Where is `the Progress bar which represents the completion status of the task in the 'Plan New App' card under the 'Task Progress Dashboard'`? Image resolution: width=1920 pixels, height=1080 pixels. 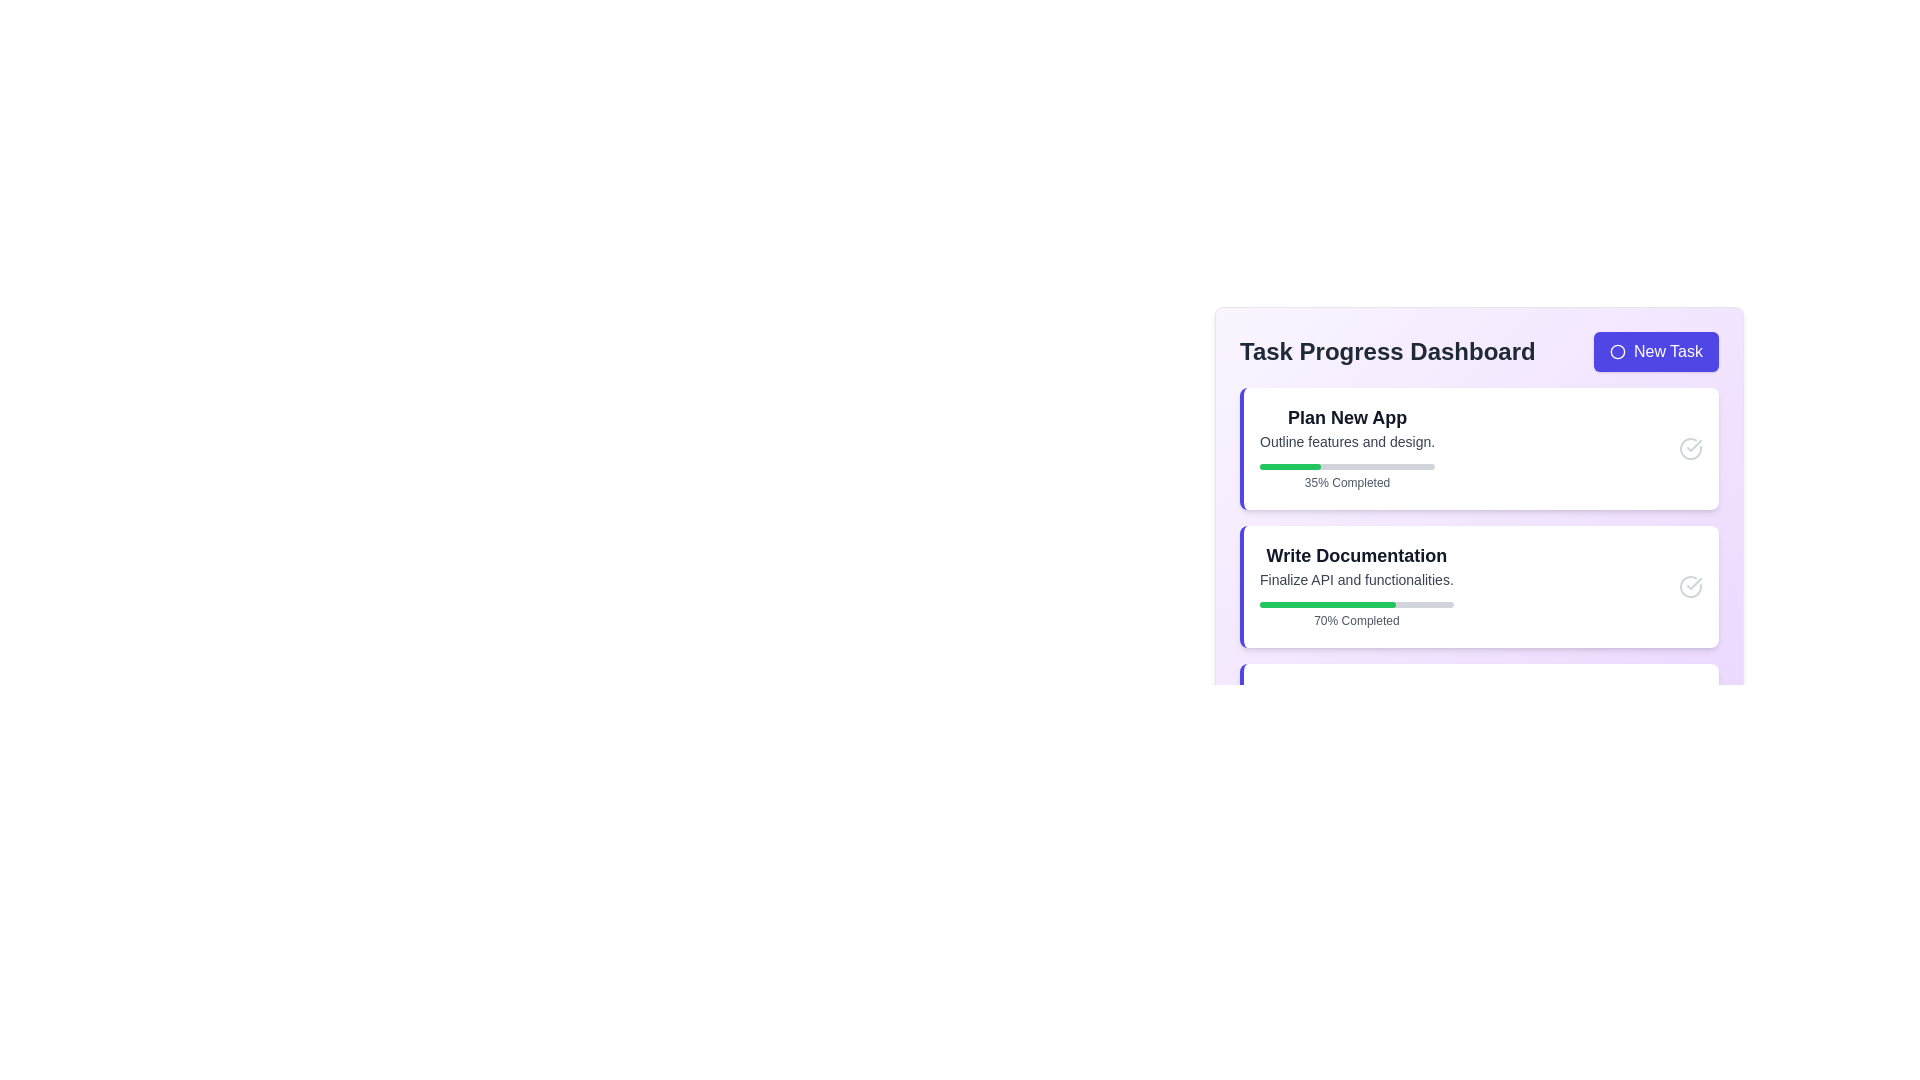
the Progress bar which represents the completion status of the task in the 'Plan New App' card under the 'Task Progress Dashboard' is located at coordinates (1290, 466).